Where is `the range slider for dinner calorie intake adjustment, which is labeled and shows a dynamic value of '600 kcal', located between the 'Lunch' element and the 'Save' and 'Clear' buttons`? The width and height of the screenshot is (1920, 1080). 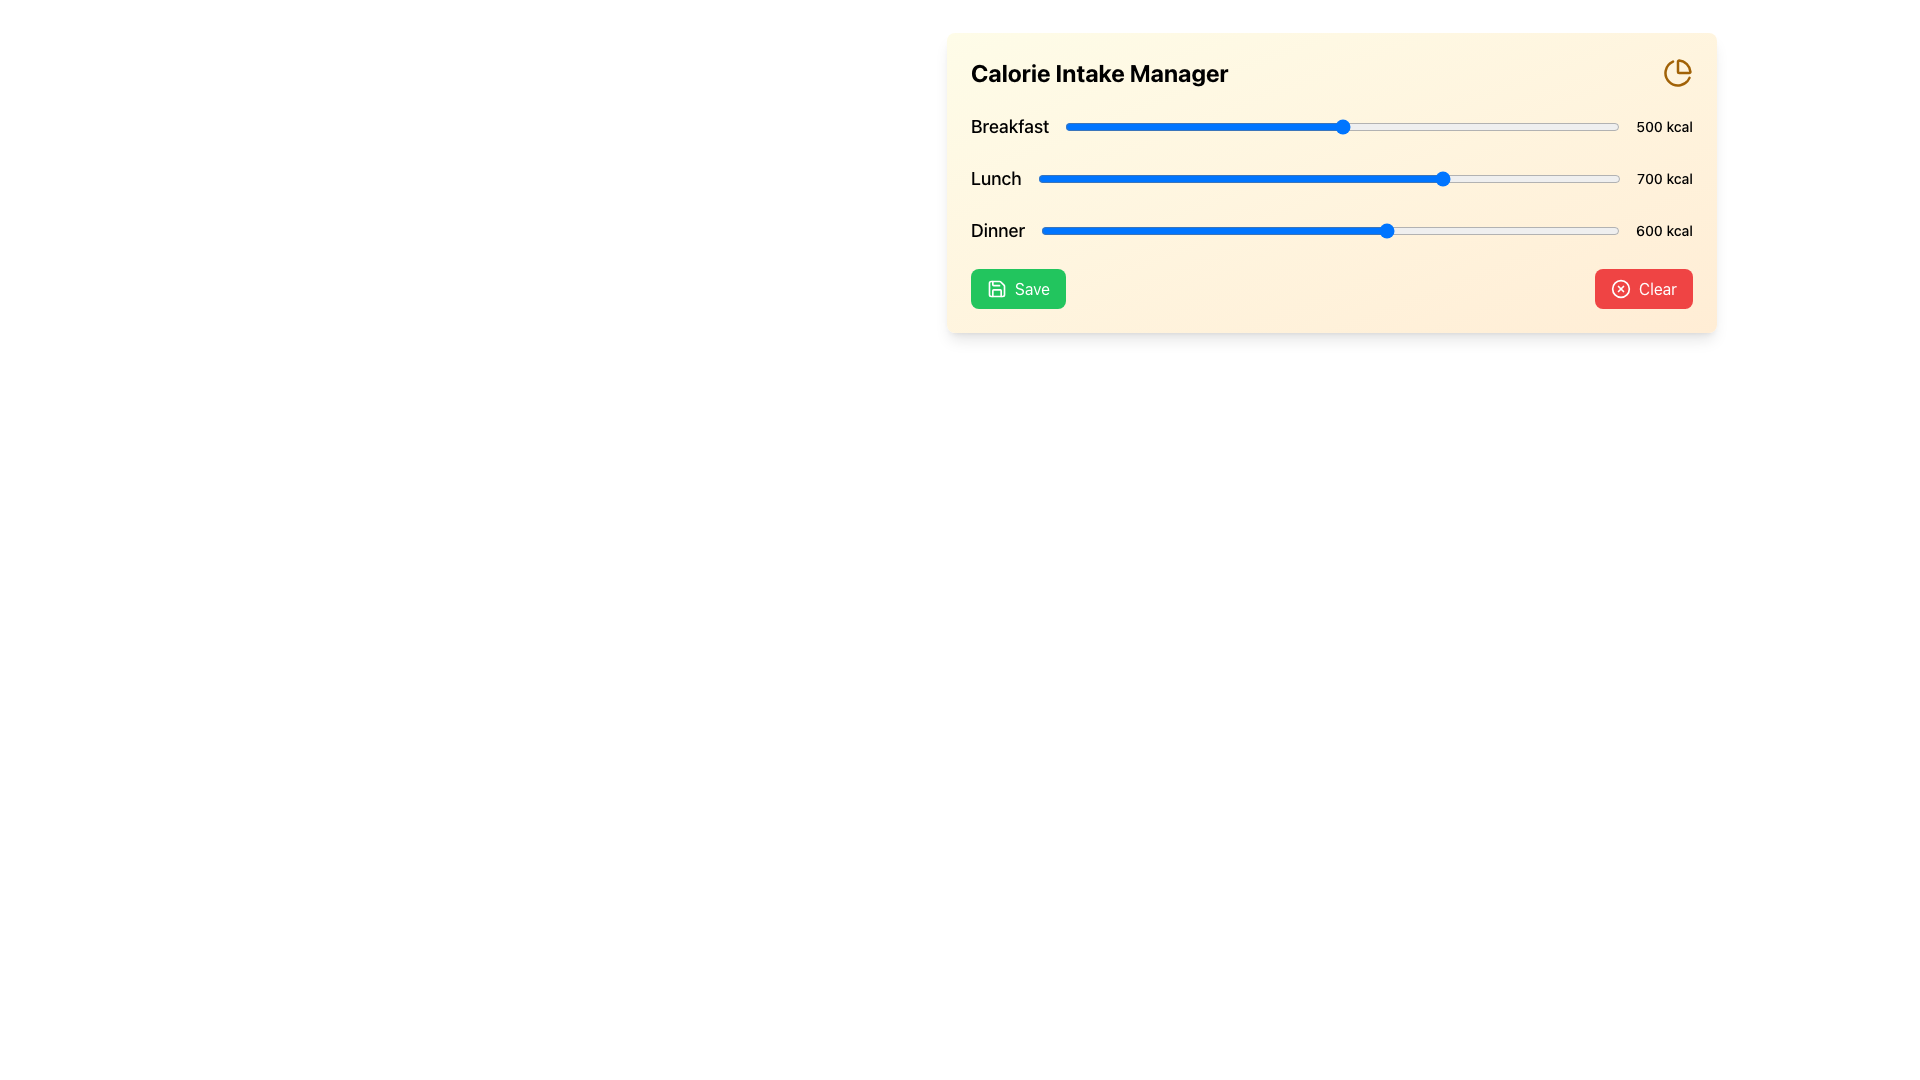
the range slider for dinner calorie intake adjustment, which is labeled and shows a dynamic value of '600 kcal', located between the 'Lunch' element and the 'Save' and 'Clear' buttons is located at coordinates (1331, 230).